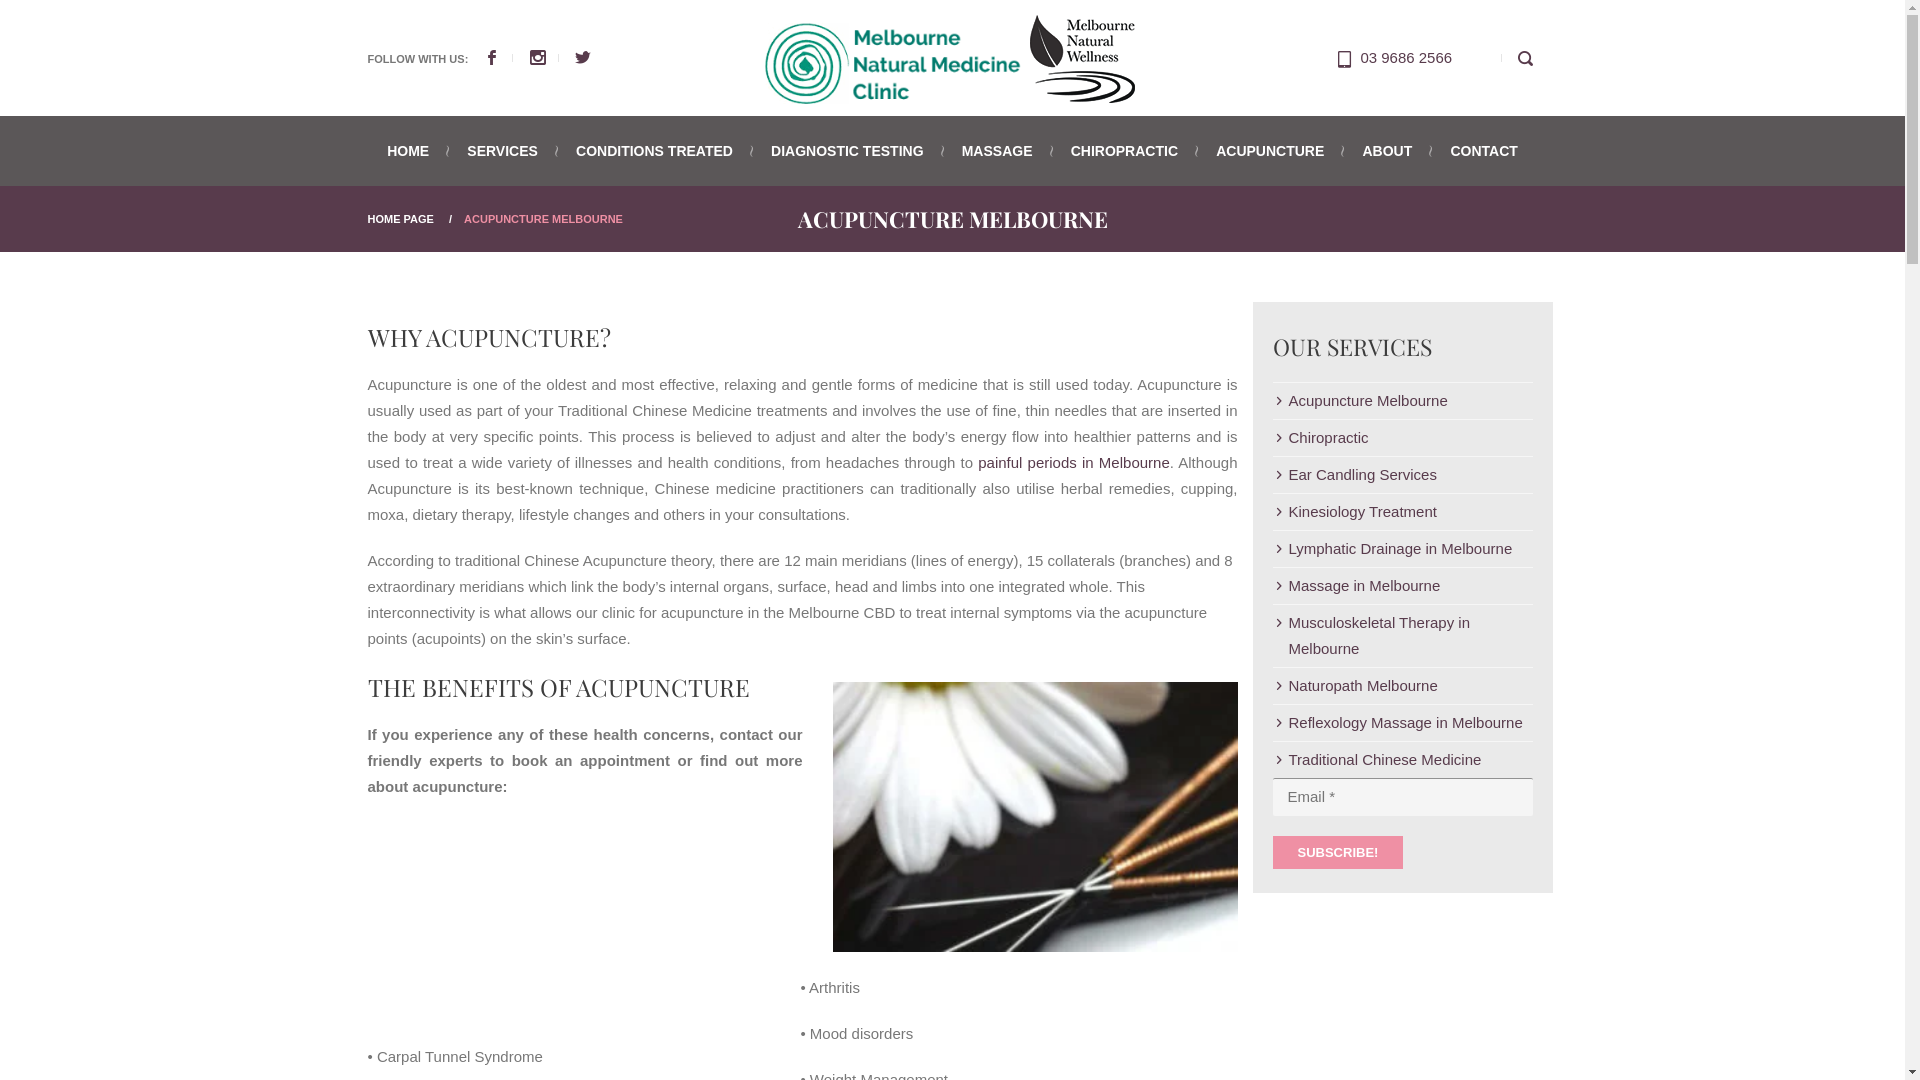 Image resolution: width=1920 pixels, height=1080 pixels. Describe the element at coordinates (654, 149) in the screenshot. I see `'CONDITIONS TREATED'` at that location.